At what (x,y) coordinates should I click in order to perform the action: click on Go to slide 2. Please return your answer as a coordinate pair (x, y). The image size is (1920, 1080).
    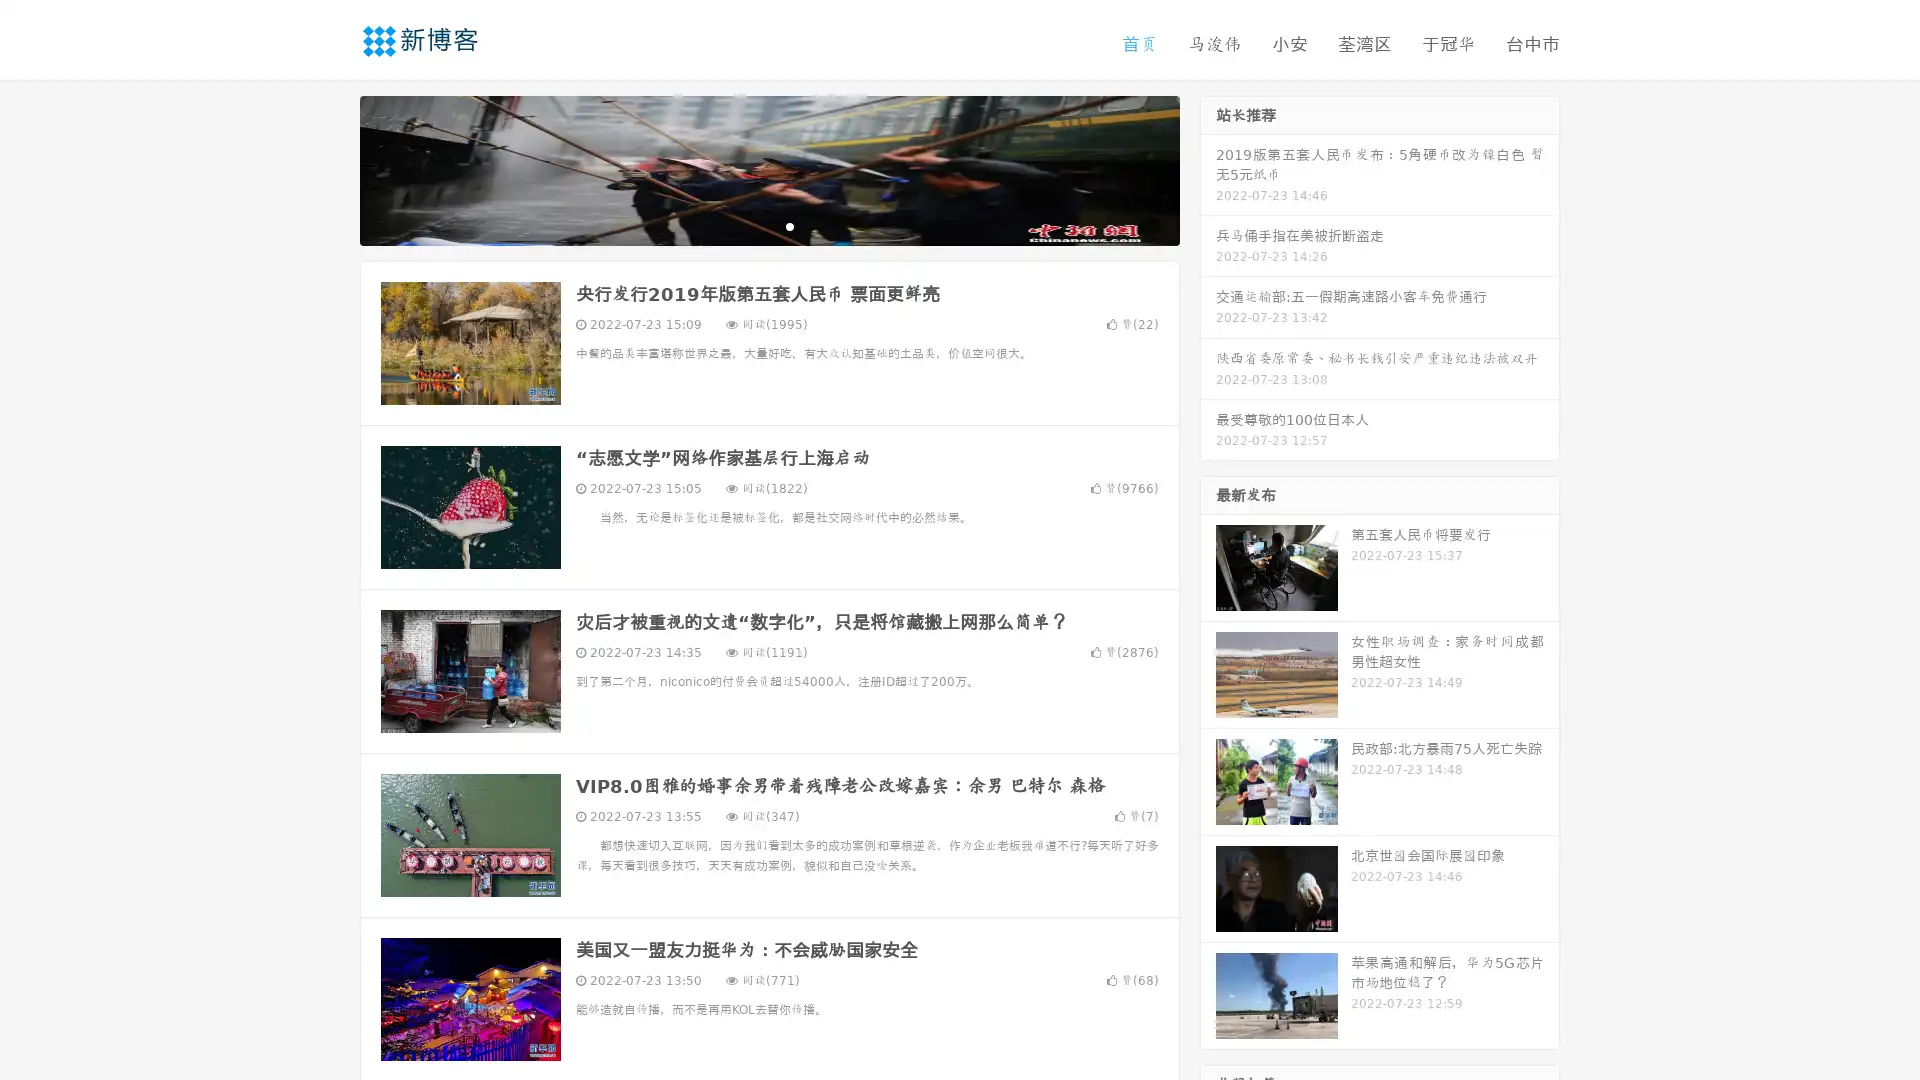
    Looking at the image, I should click on (768, 225).